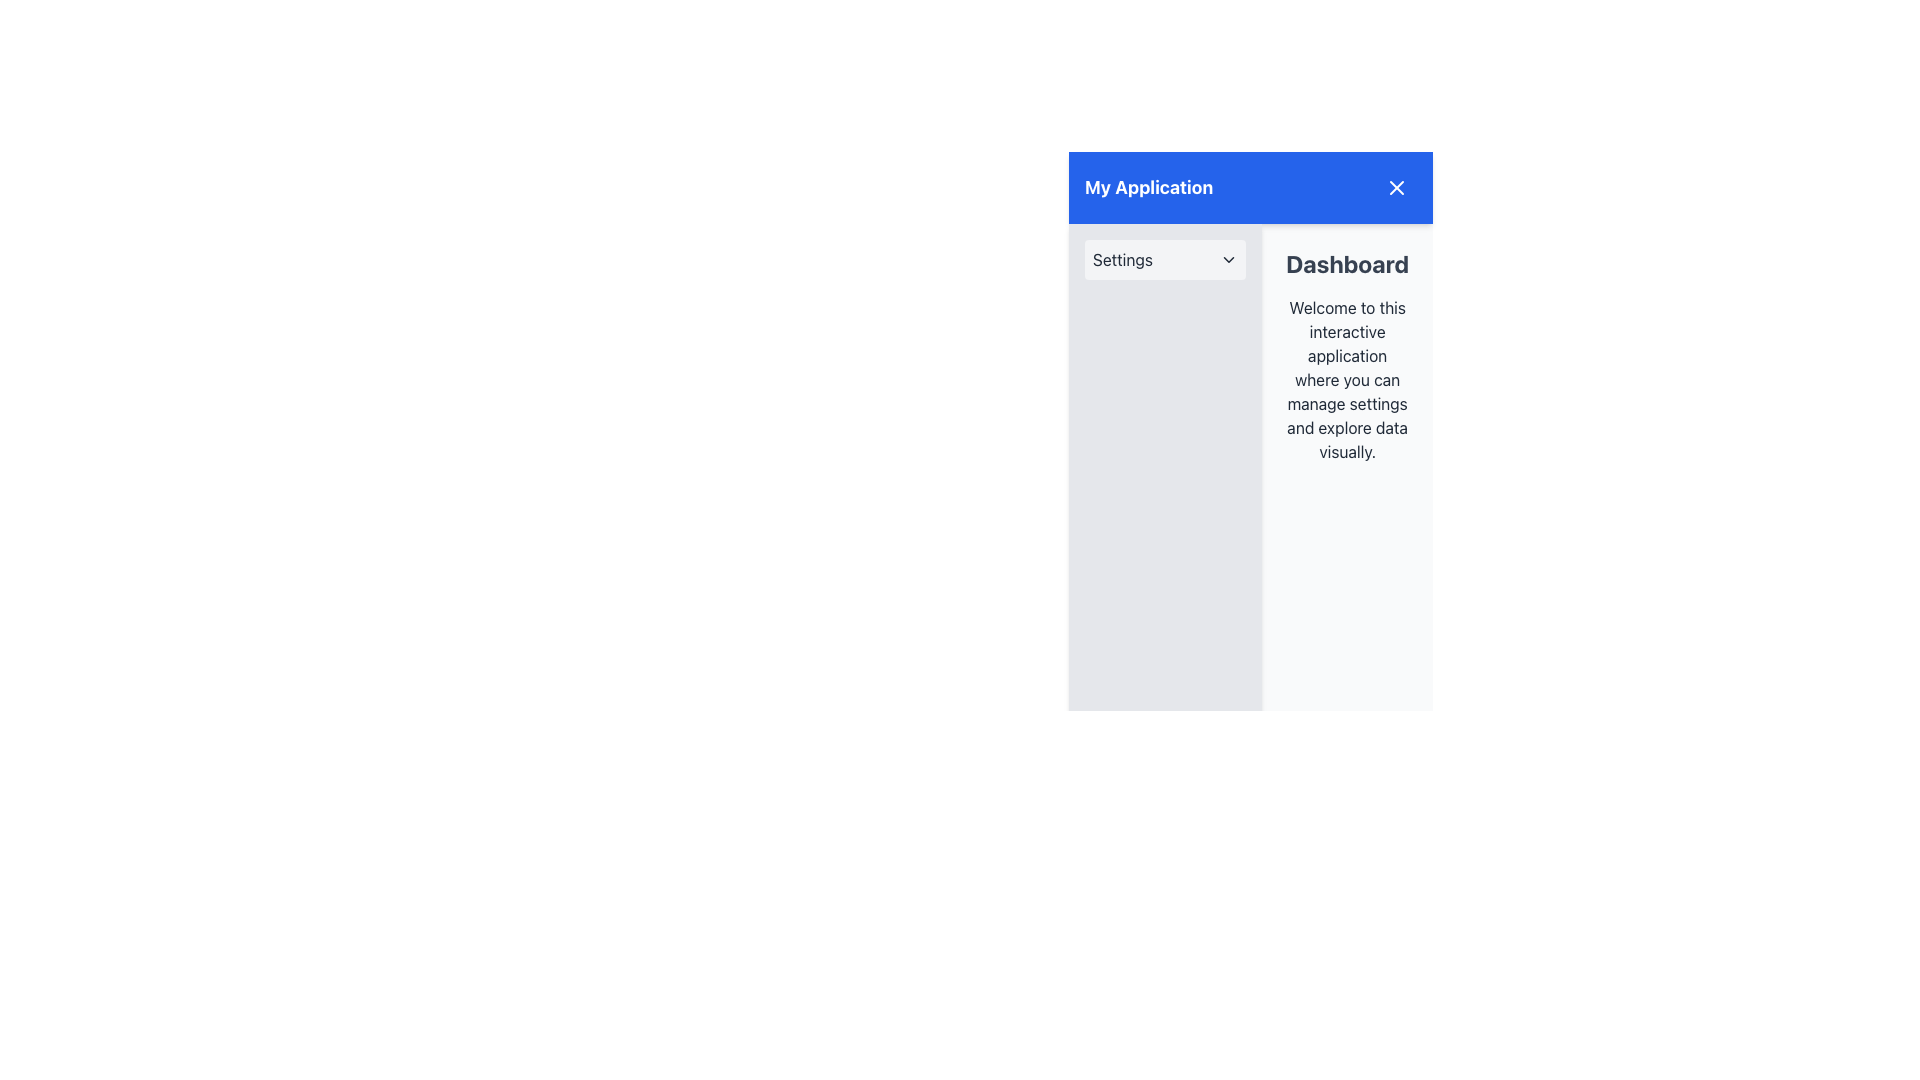 This screenshot has width=1920, height=1080. What do you see at coordinates (1123, 258) in the screenshot?
I see `the 'Settings' text label located in the left sidebar of the application, which serves to indicate the section's name or purpose` at bounding box center [1123, 258].